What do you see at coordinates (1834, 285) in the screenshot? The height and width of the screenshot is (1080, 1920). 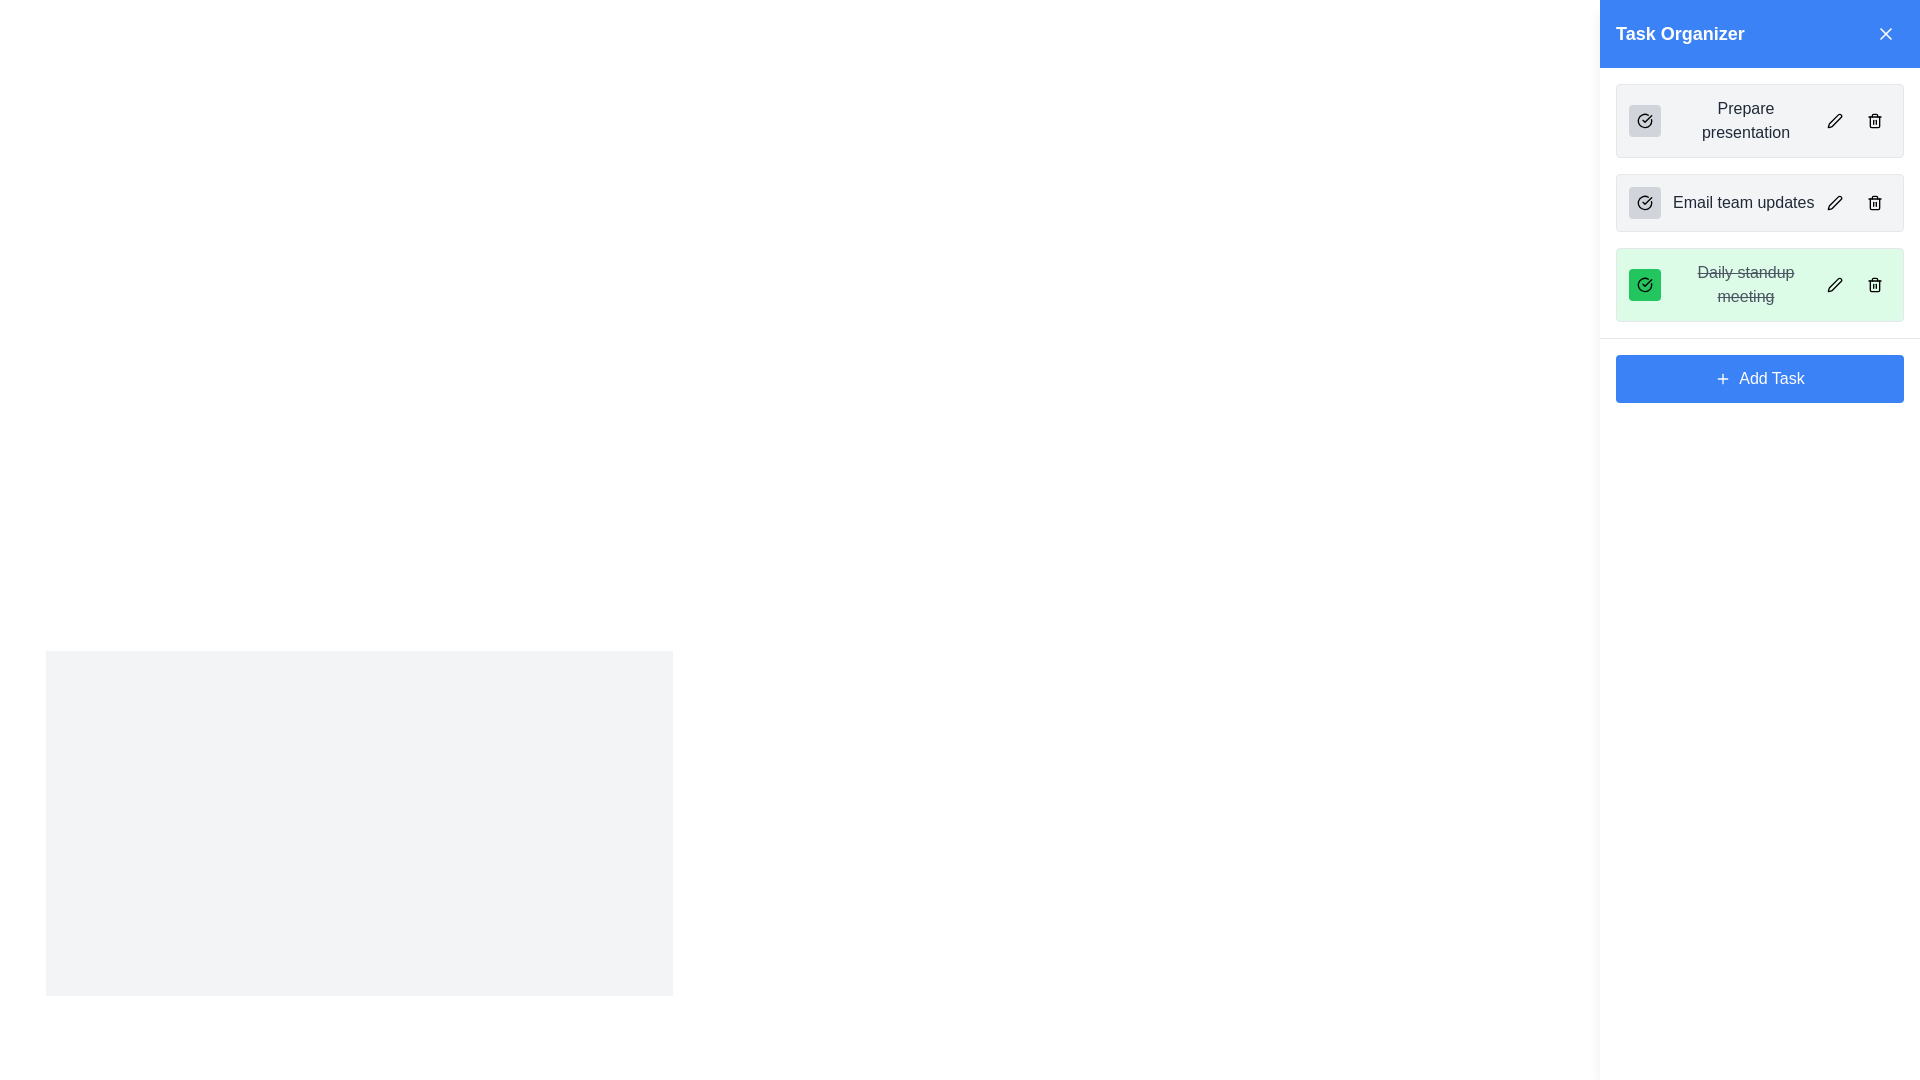 I see `the edit icon located inside the rounded rectangular button of the 'Daily standup meeting' task box to initiate editing` at bounding box center [1834, 285].